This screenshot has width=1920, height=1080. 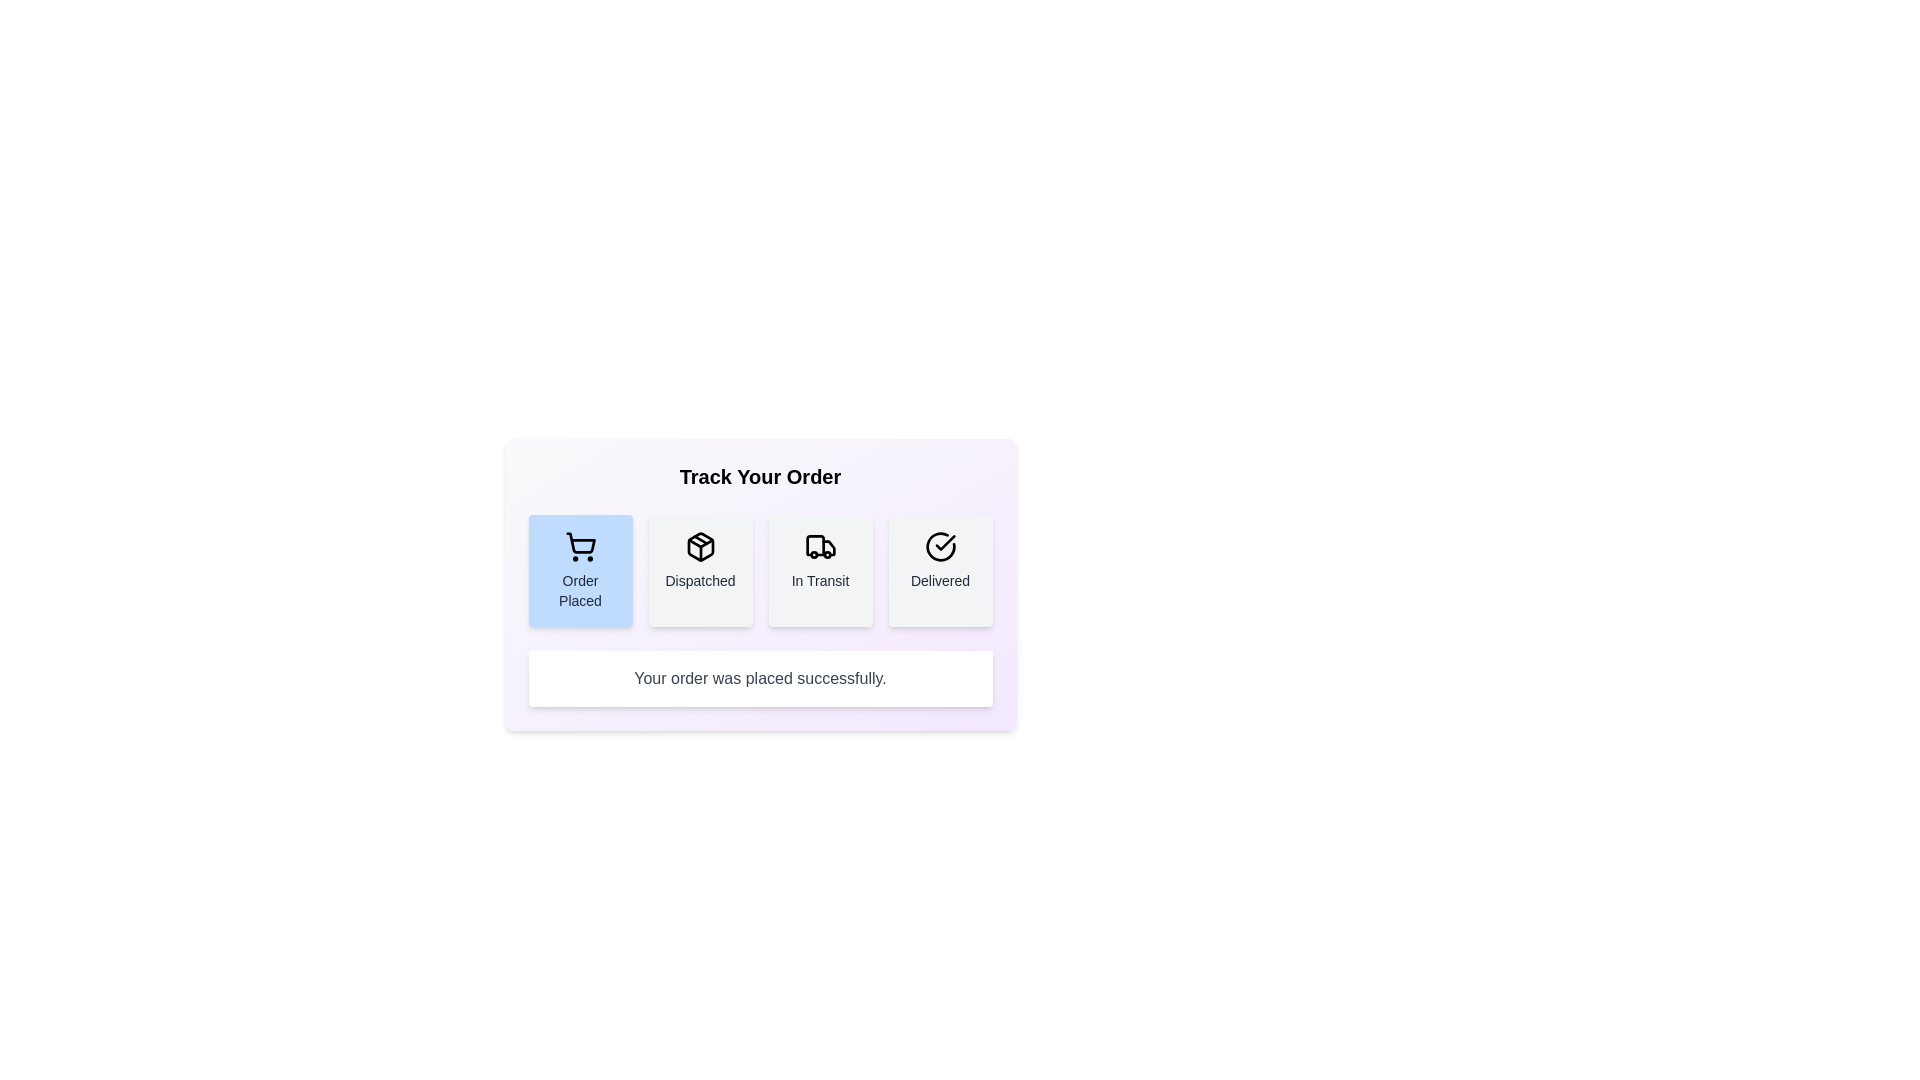 What do you see at coordinates (579, 570) in the screenshot?
I see `the Order Placed button to reveal details or animations` at bounding box center [579, 570].